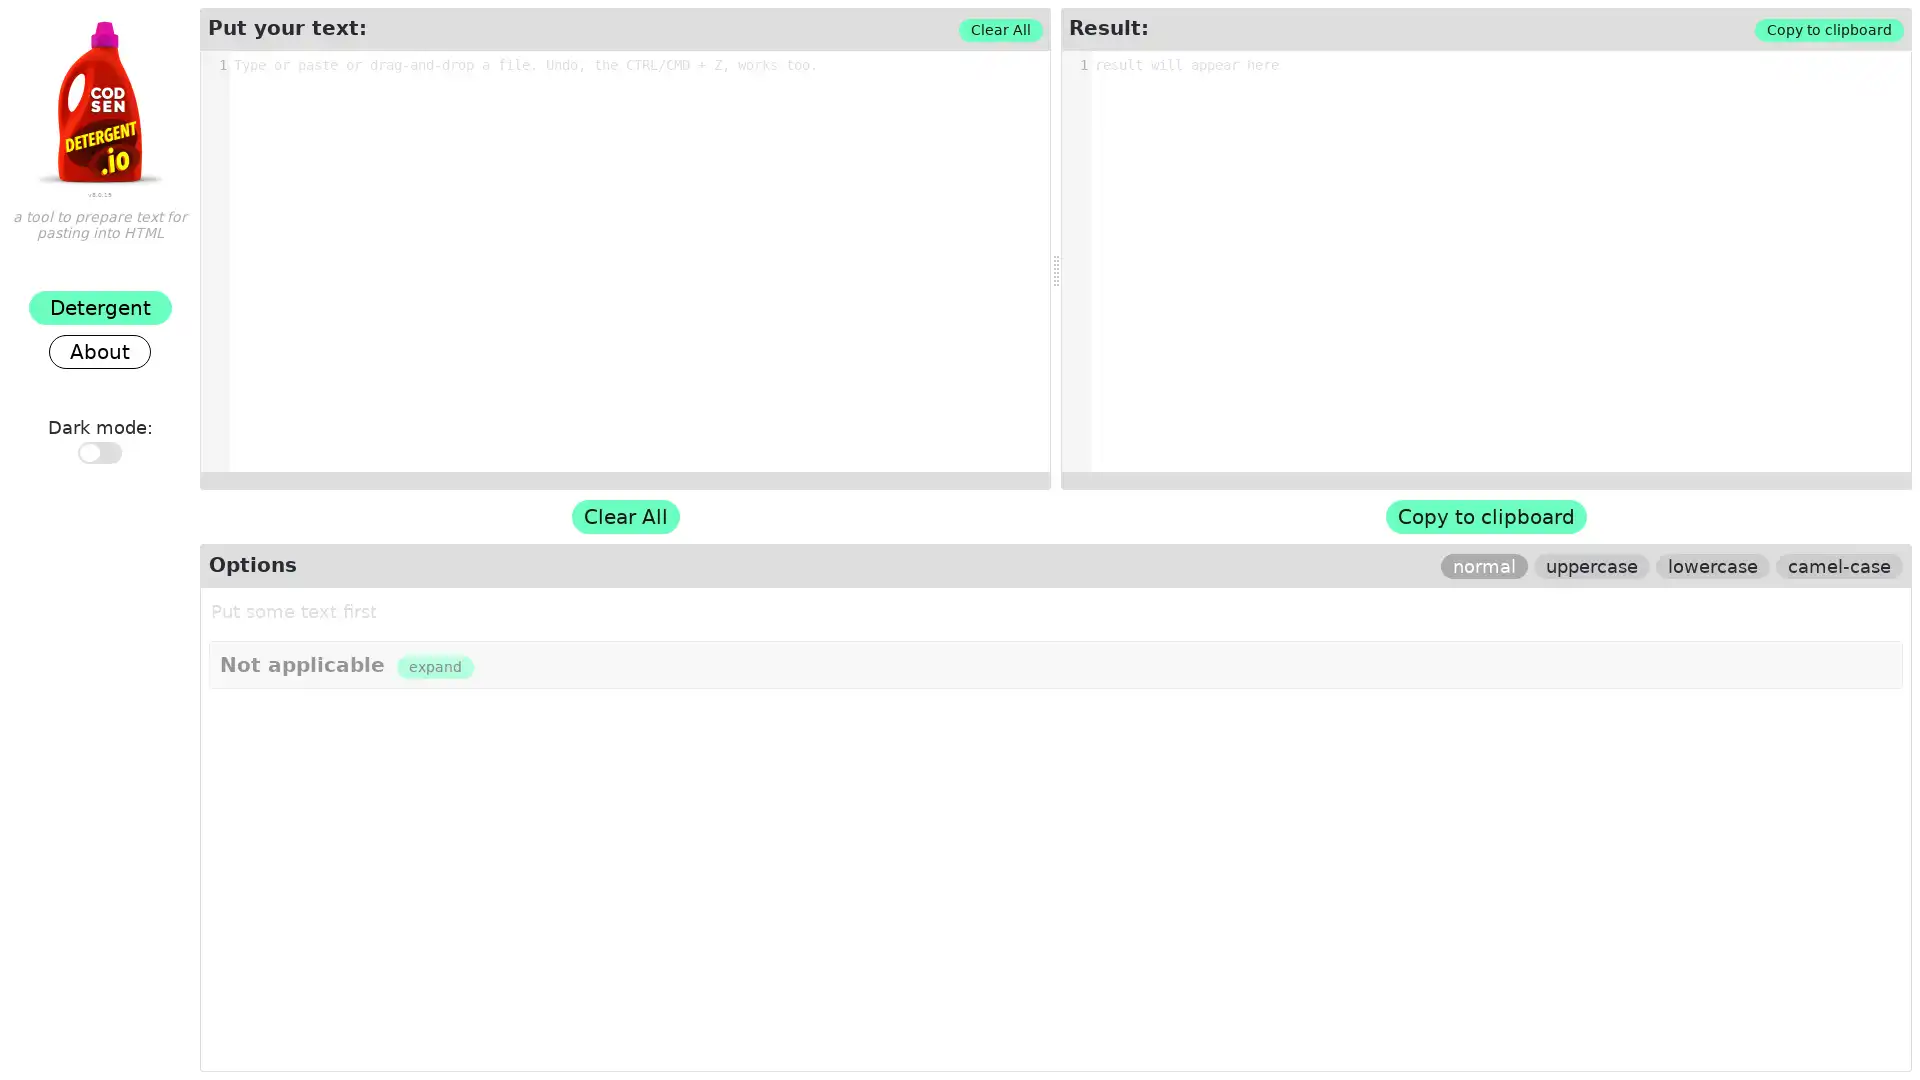 The image size is (1920, 1080). Describe the element at coordinates (434, 667) in the screenshot. I see `expand` at that location.